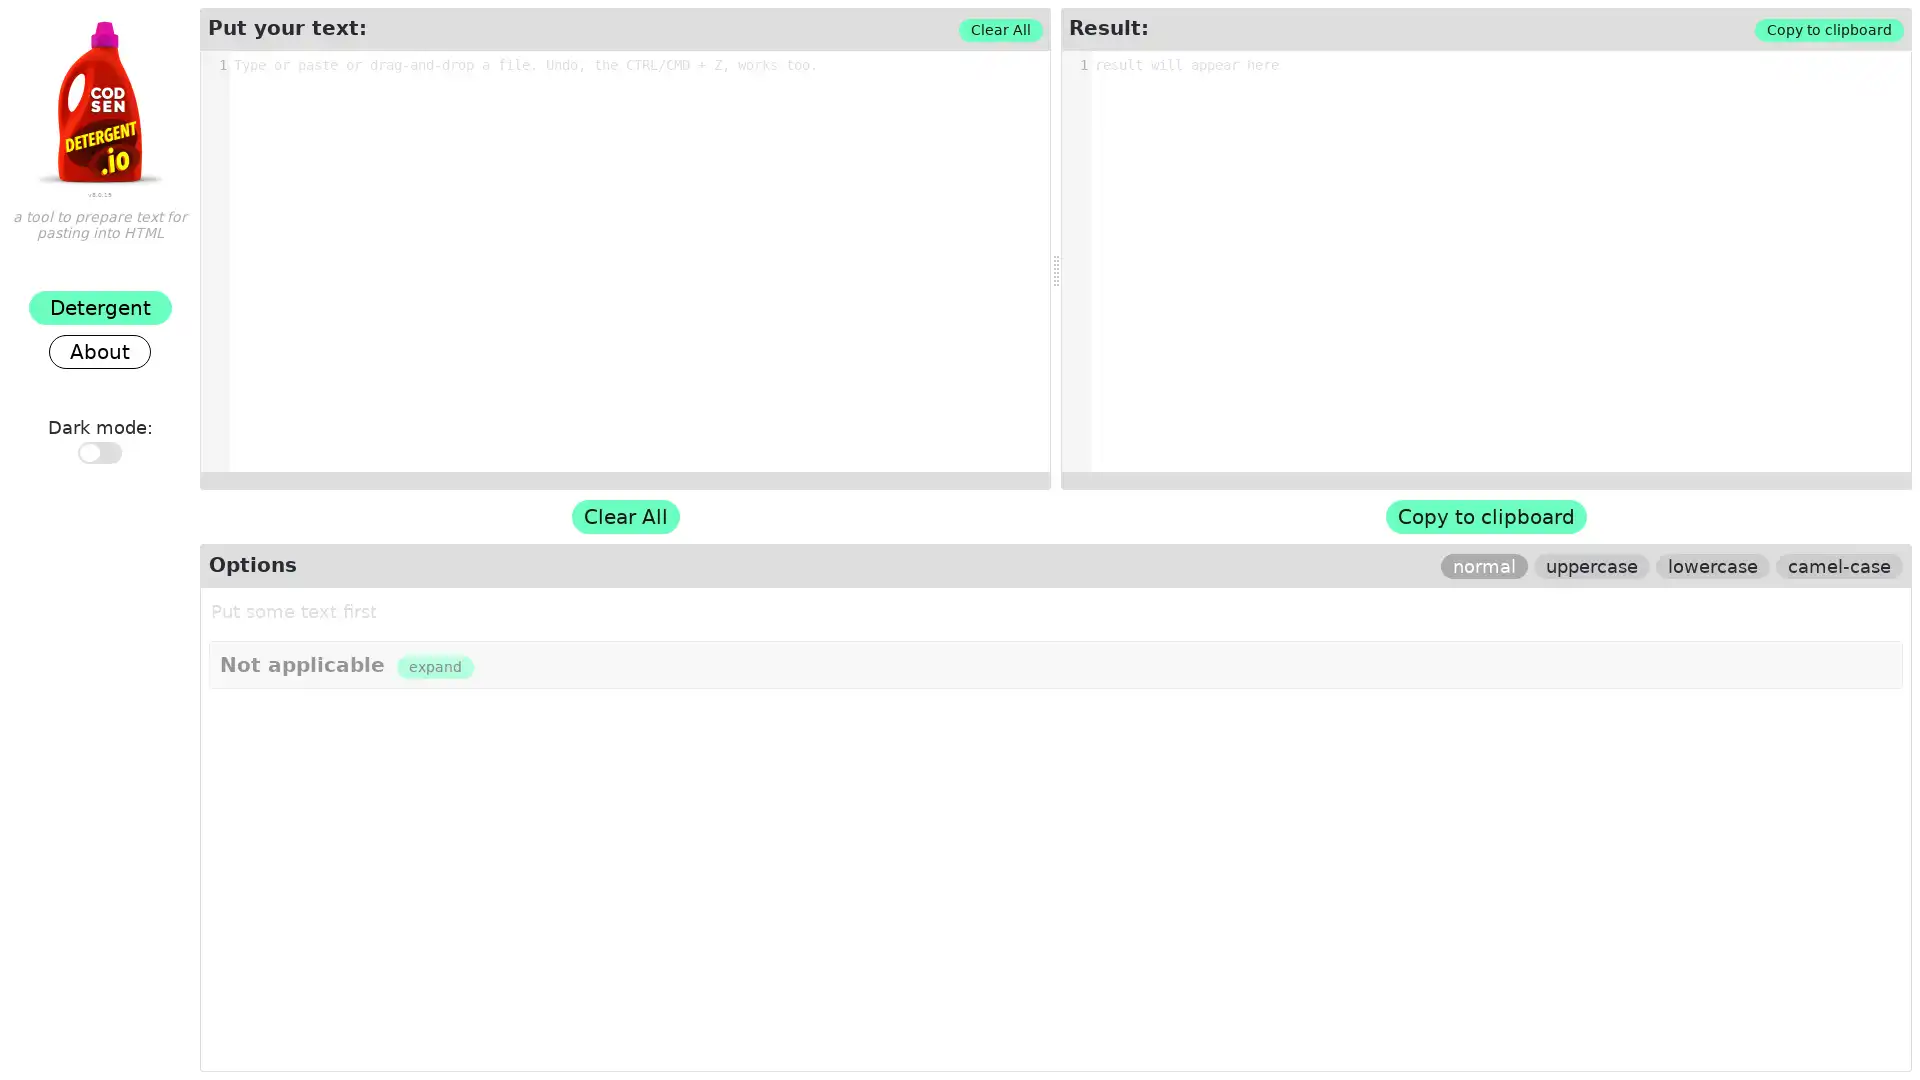 The image size is (1920, 1080). Describe the element at coordinates (434, 667) in the screenshot. I see `expand` at that location.